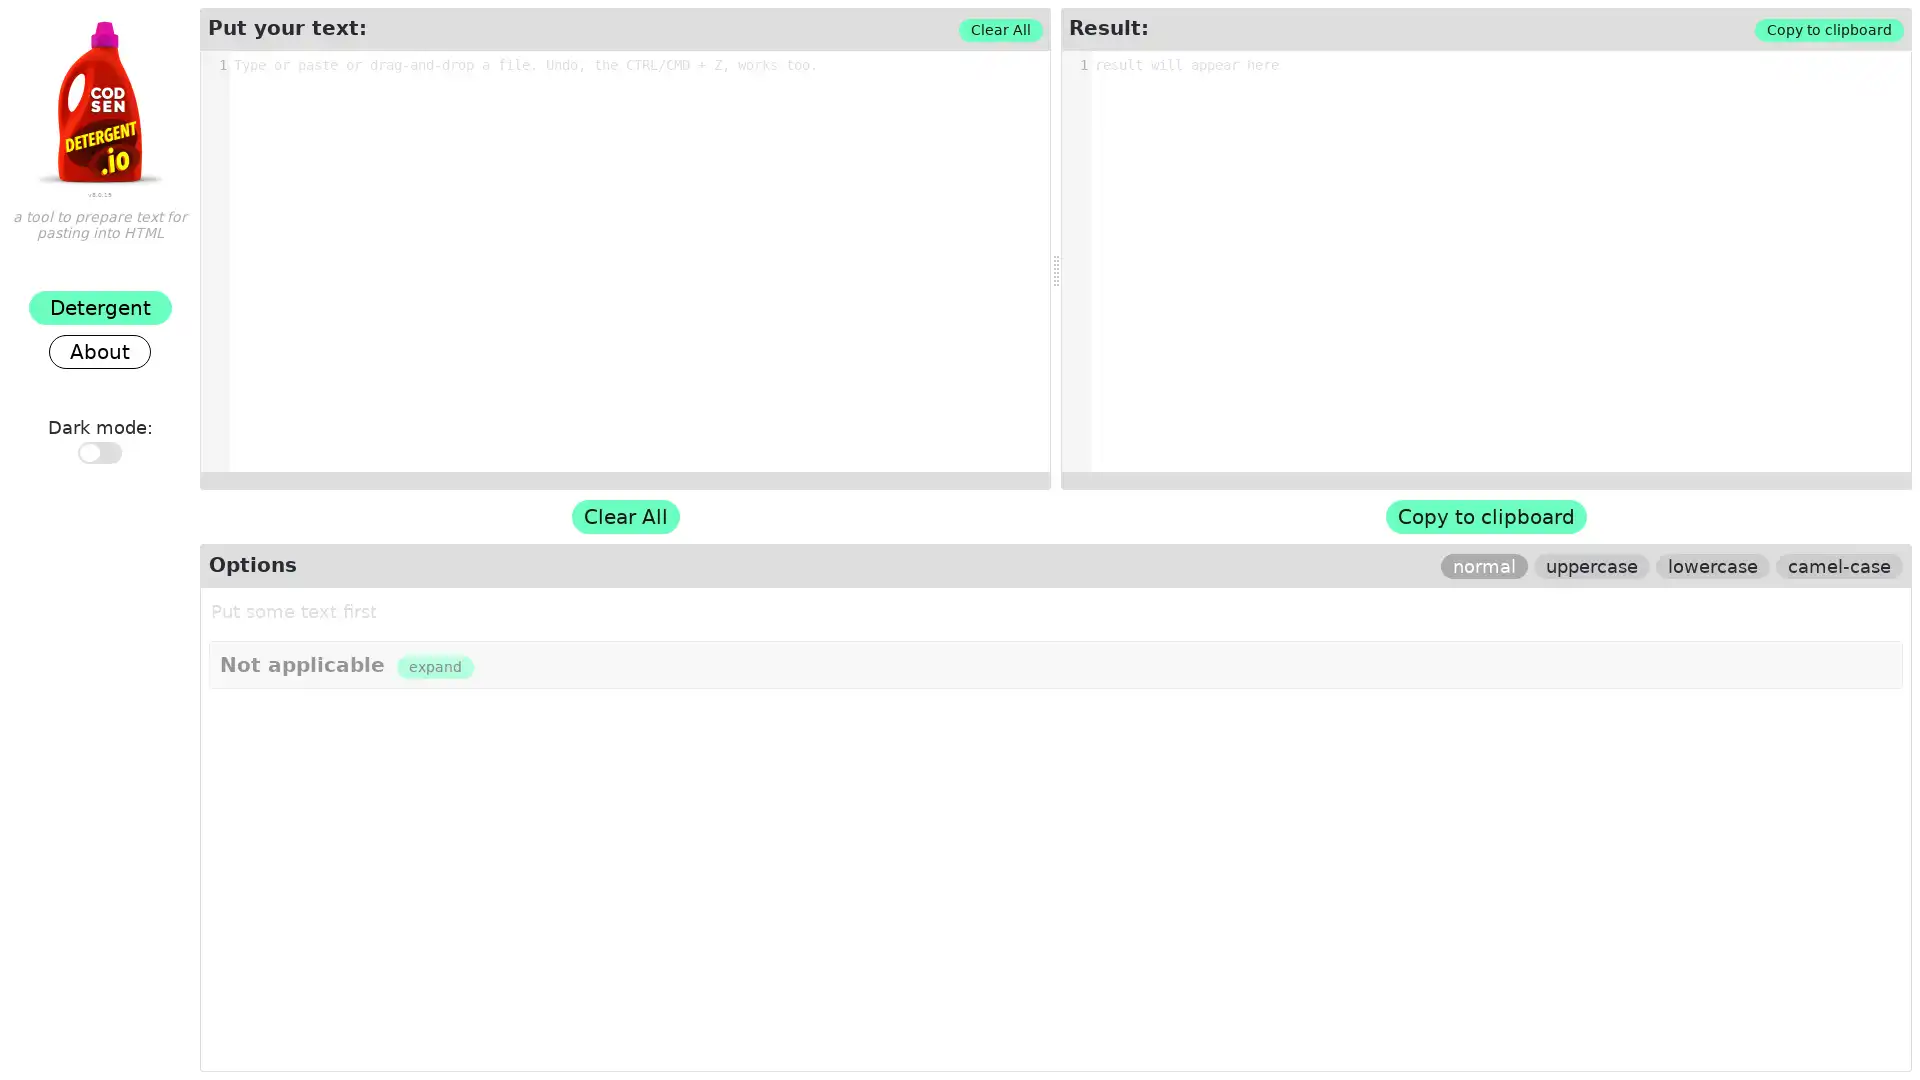 The image size is (1920, 1080). Describe the element at coordinates (434, 667) in the screenshot. I see `expand` at that location.